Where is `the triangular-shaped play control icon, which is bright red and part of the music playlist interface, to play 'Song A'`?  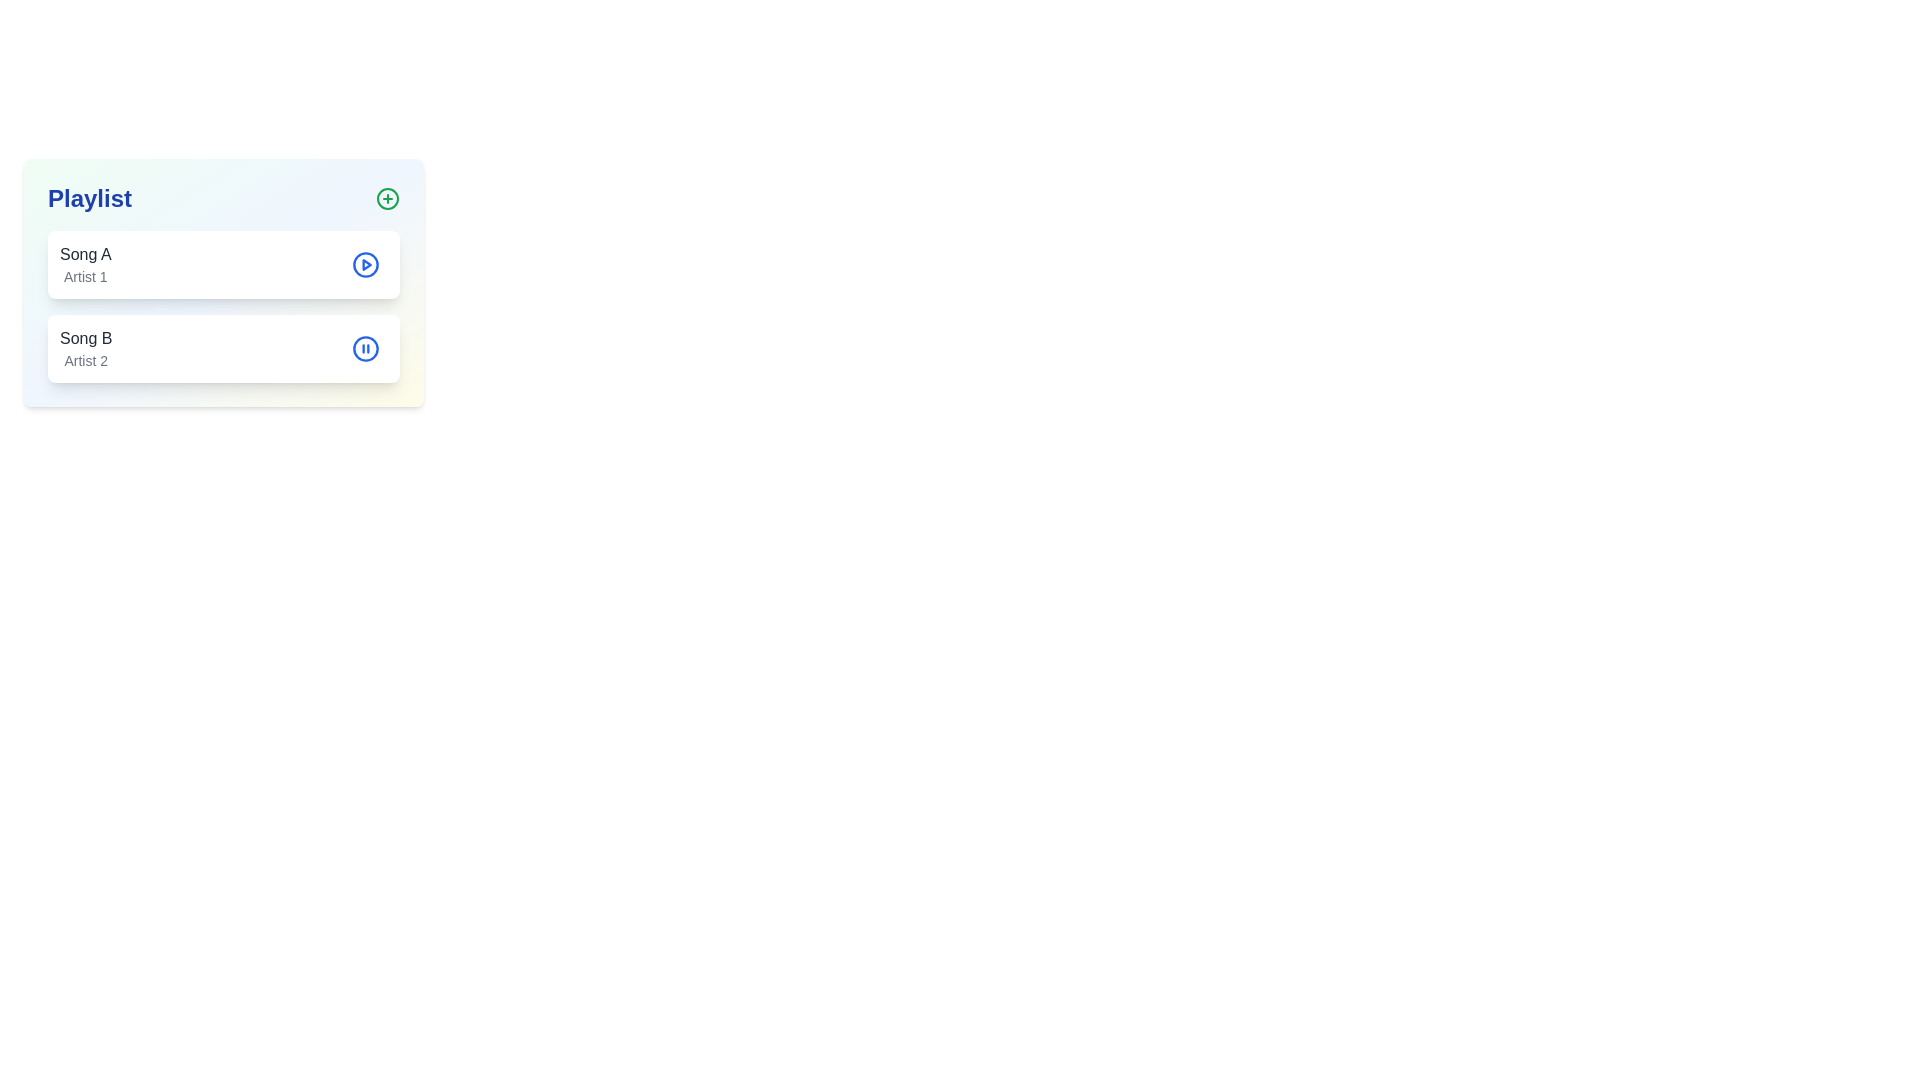
the triangular-shaped play control icon, which is bright red and part of the music playlist interface, to play 'Song A' is located at coordinates (367, 264).